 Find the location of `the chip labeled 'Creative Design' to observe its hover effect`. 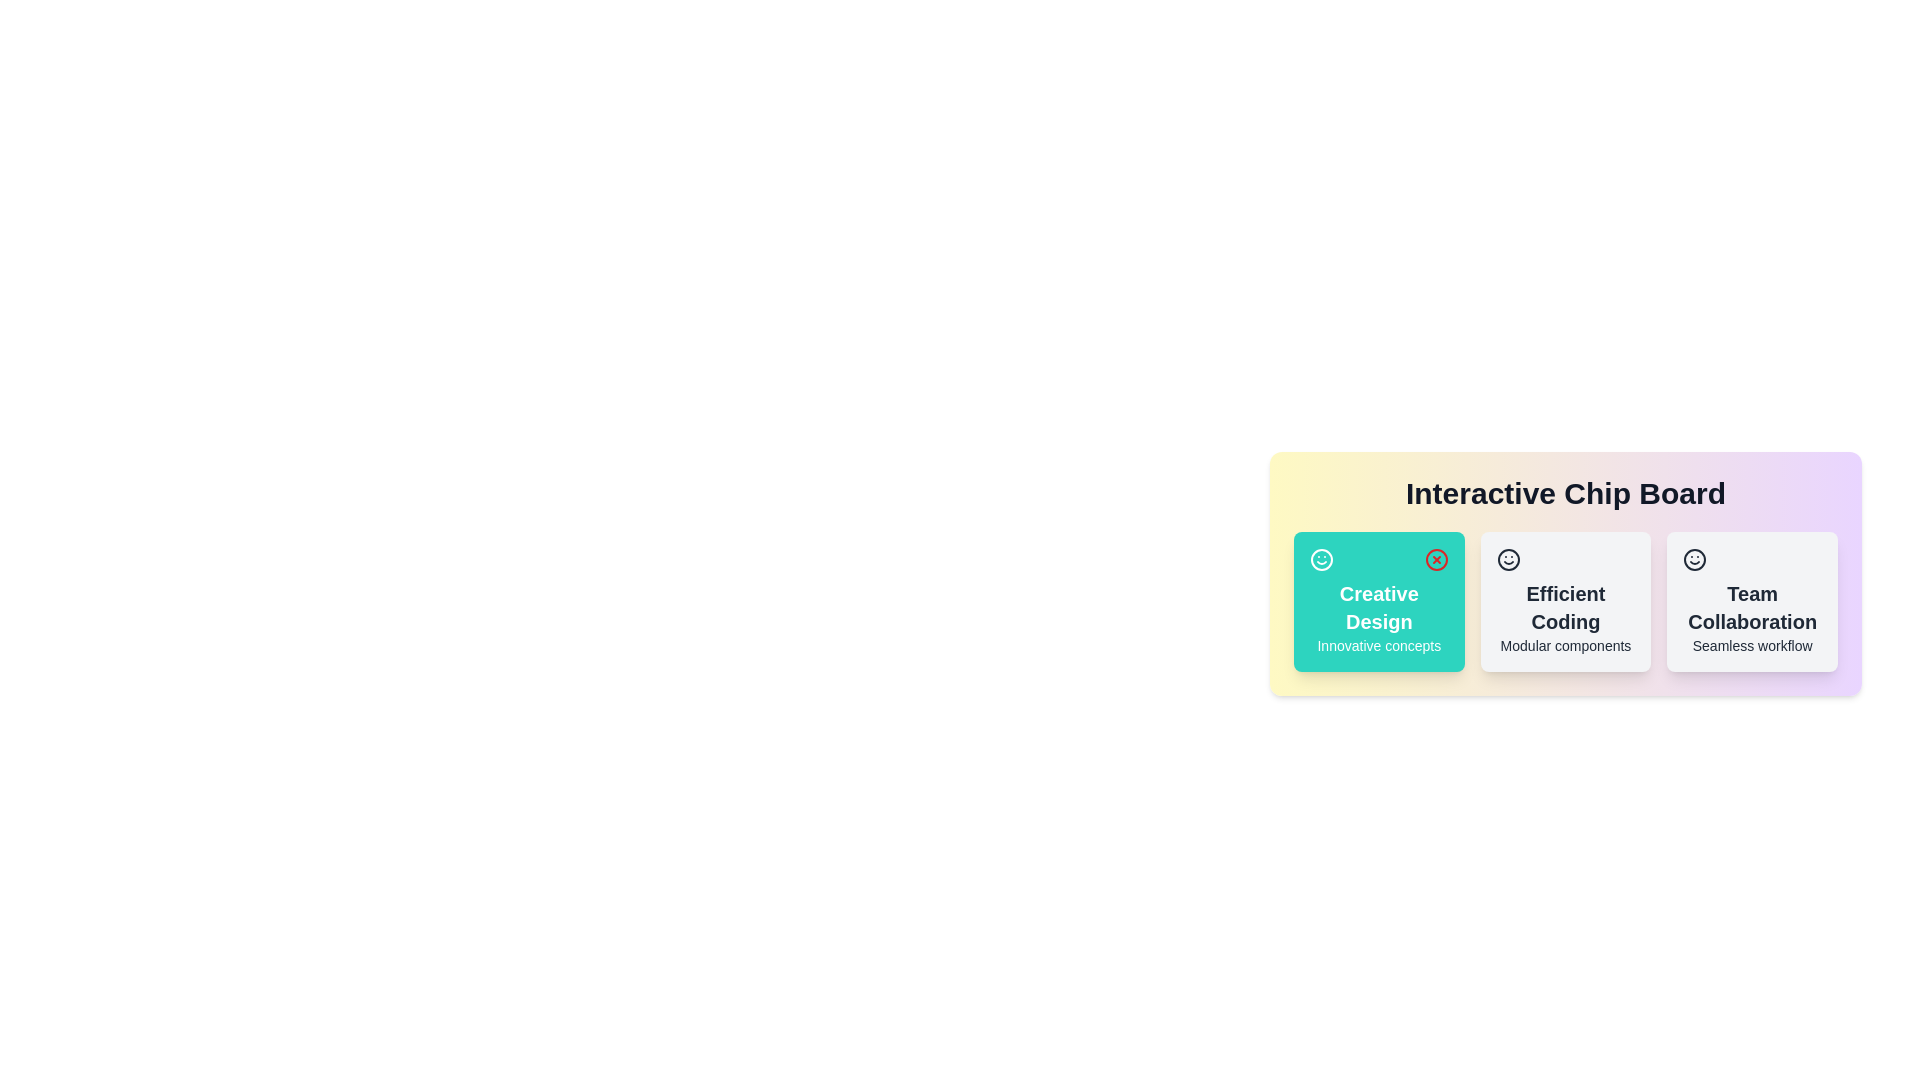

the chip labeled 'Creative Design' to observe its hover effect is located at coordinates (1377, 600).